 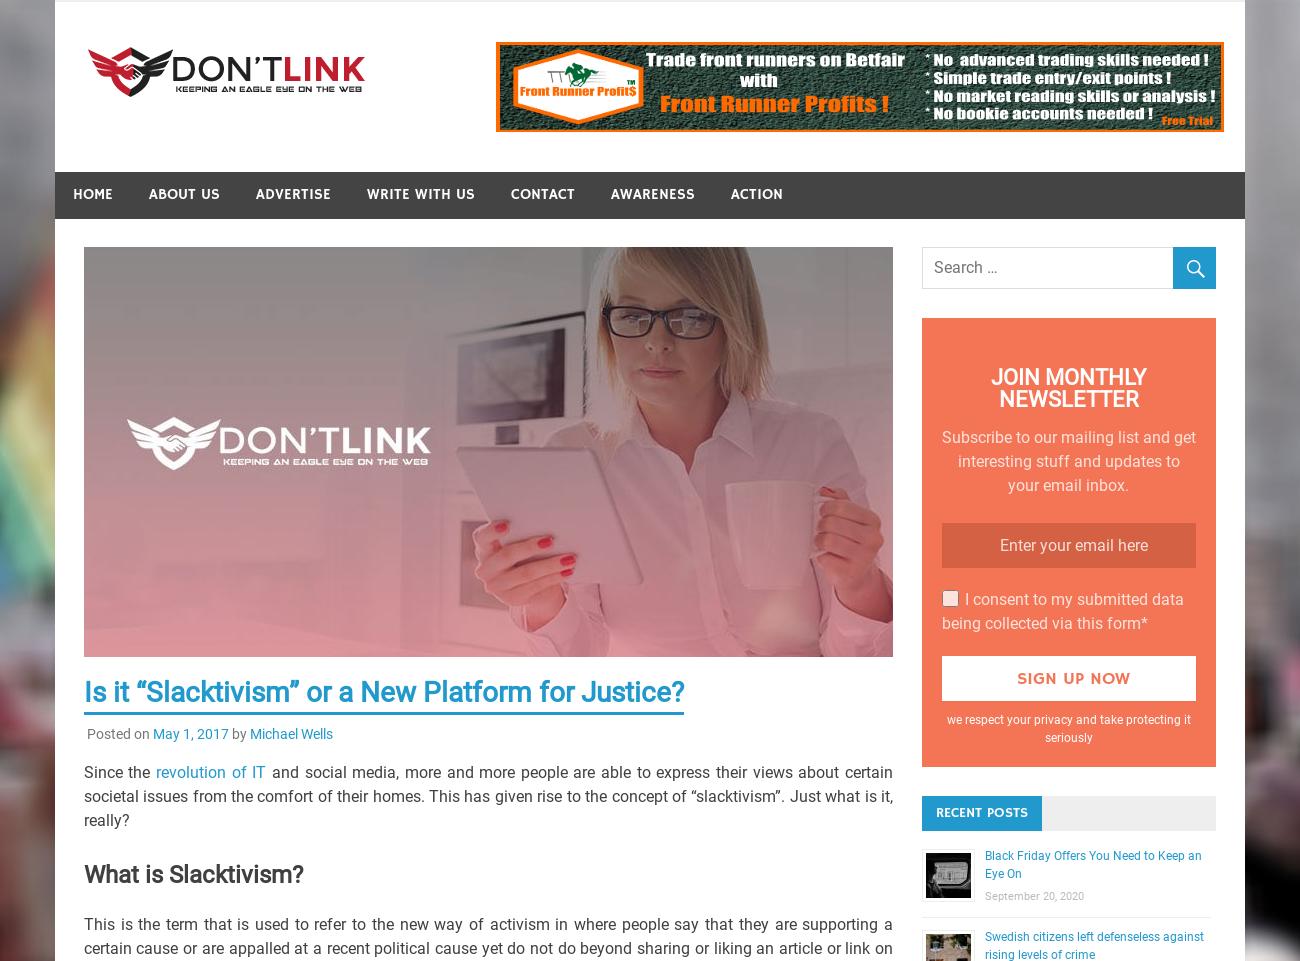 I want to click on 'Since the', so click(x=118, y=771).